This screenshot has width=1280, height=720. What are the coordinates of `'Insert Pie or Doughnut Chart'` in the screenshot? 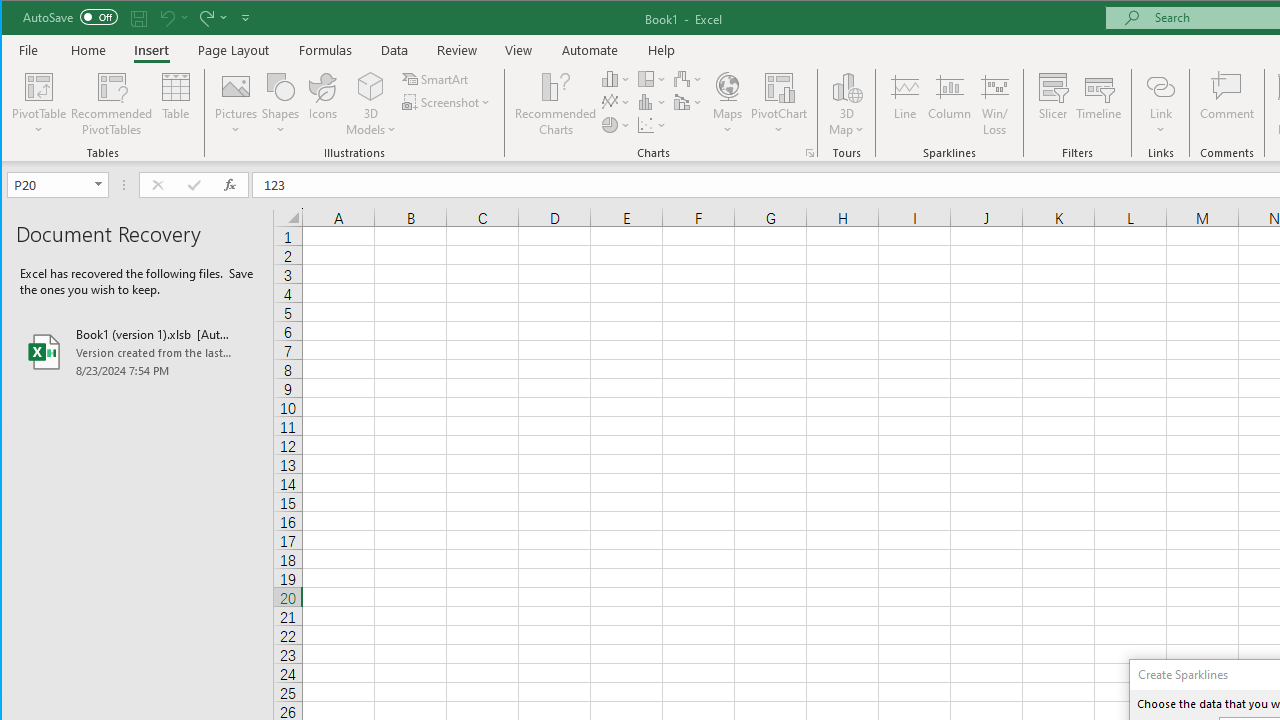 It's located at (615, 125).